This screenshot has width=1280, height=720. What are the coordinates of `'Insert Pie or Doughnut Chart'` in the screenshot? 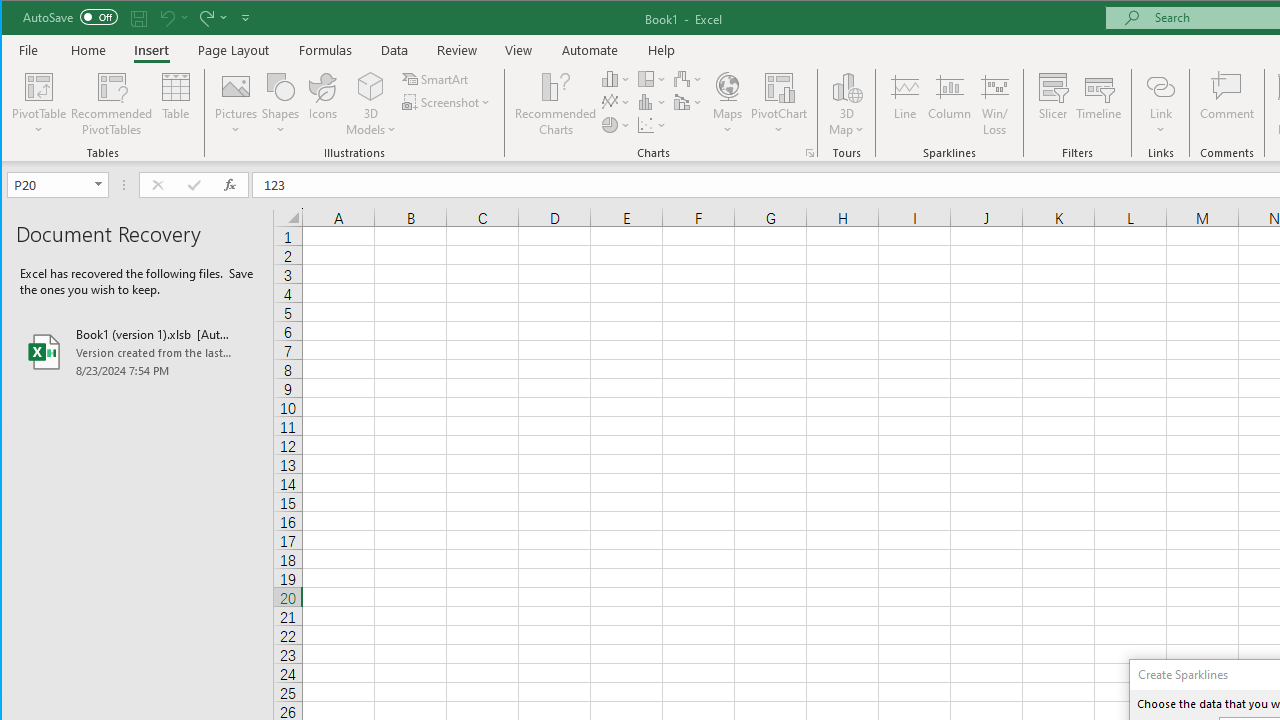 It's located at (615, 125).